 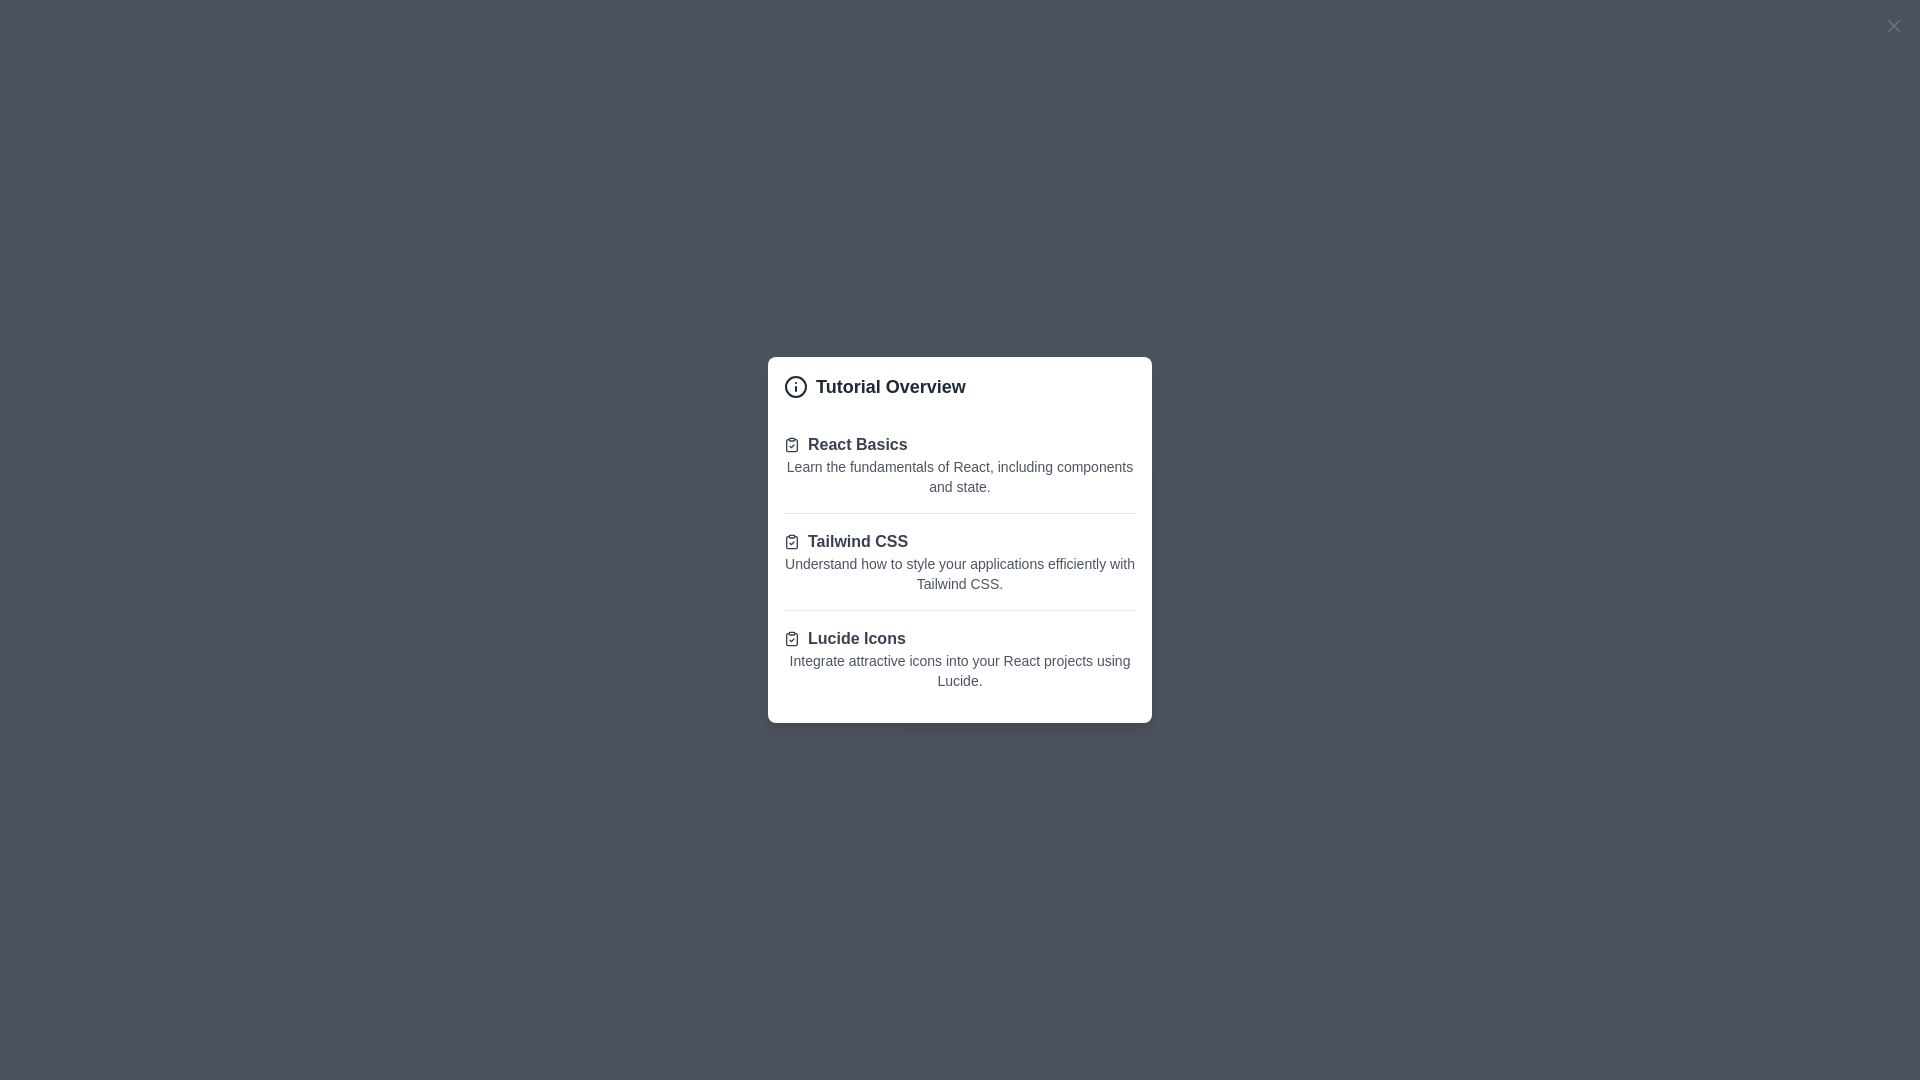 What do you see at coordinates (1893, 26) in the screenshot?
I see `the close button to close the dialog` at bounding box center [1893, 26].